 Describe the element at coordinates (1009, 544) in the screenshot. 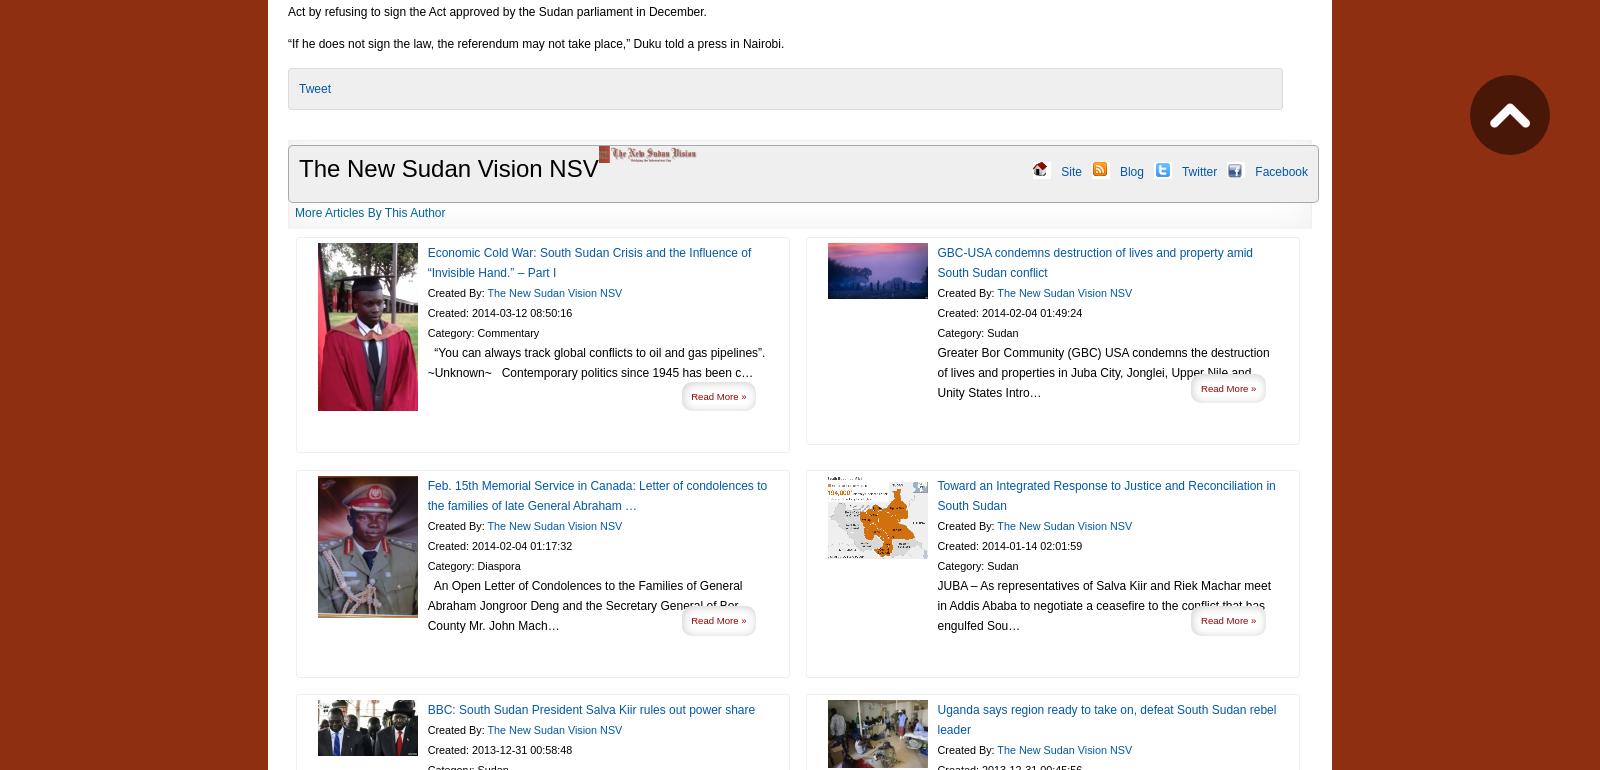

I see `'Created: 2014-01-14 02:01:59'` at that location.